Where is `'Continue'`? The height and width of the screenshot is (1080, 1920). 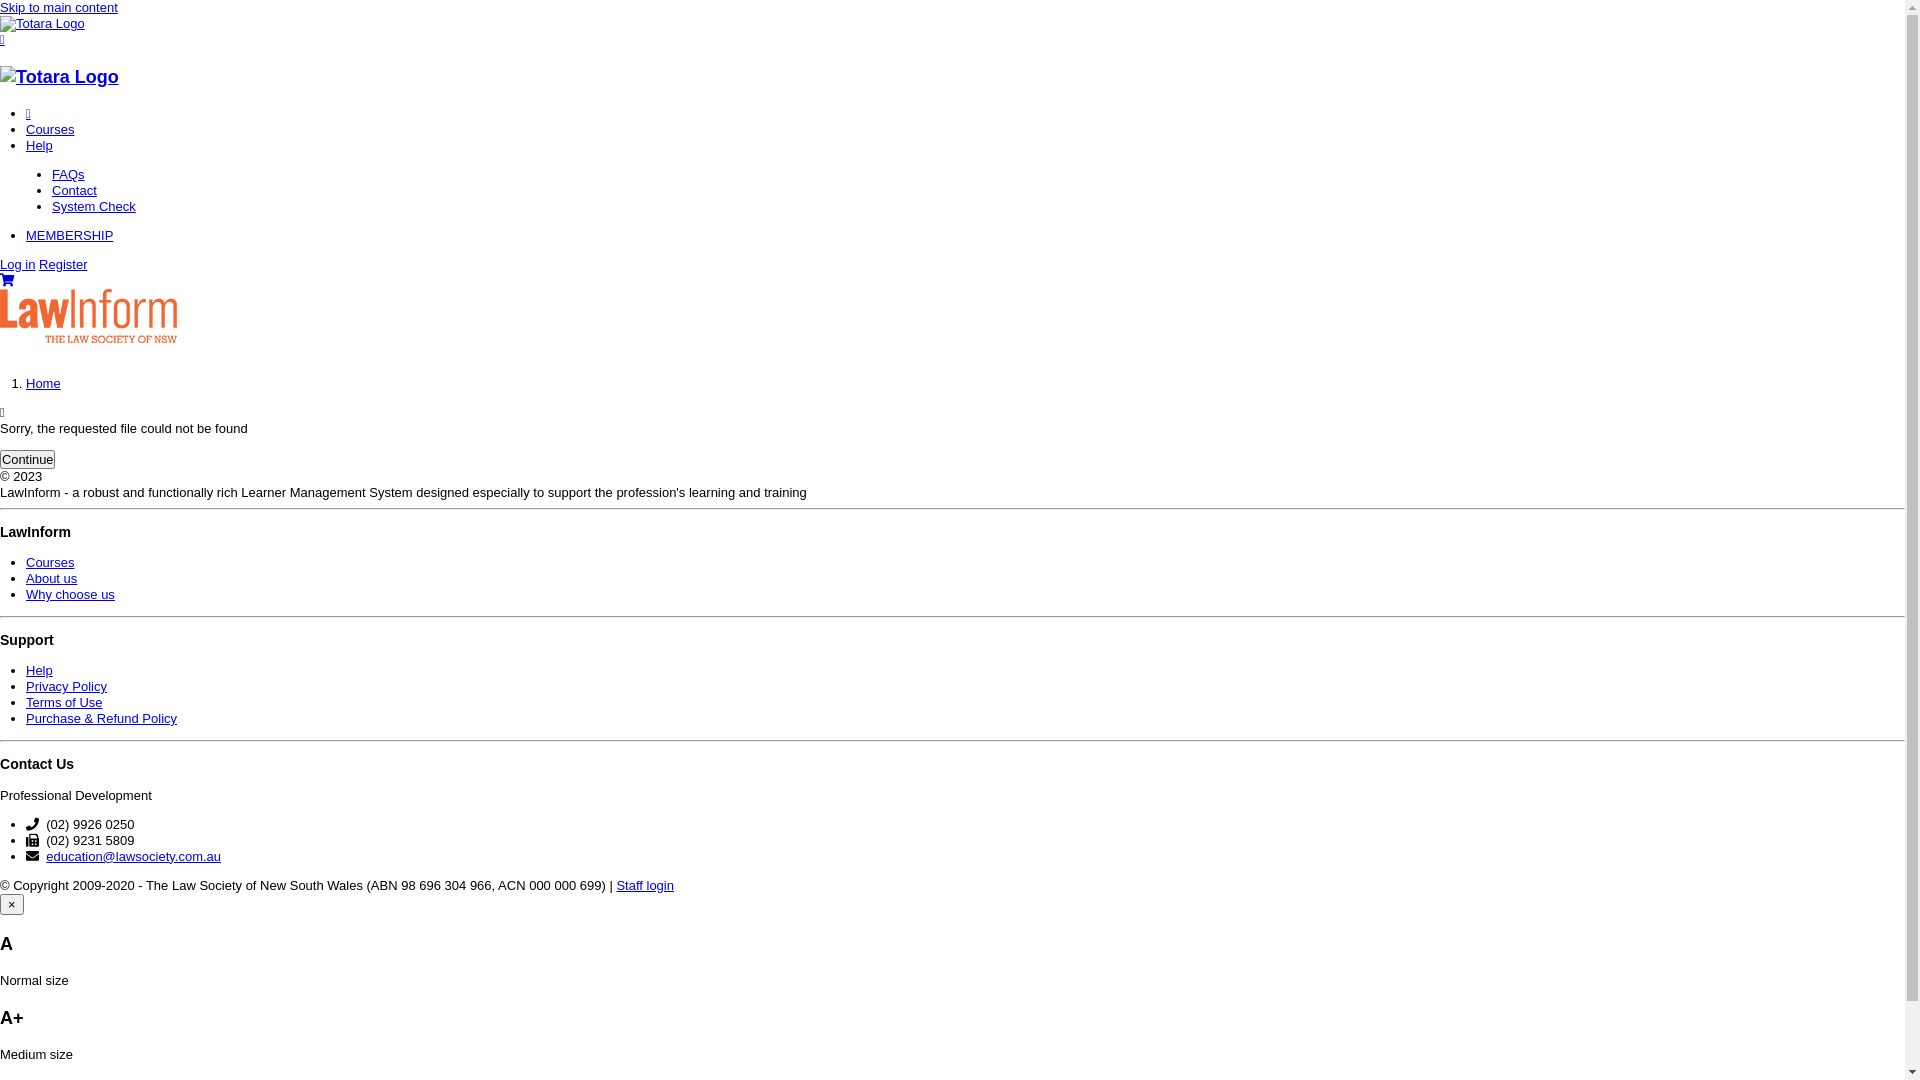
'Continue' is located at coordinates (27, 459).